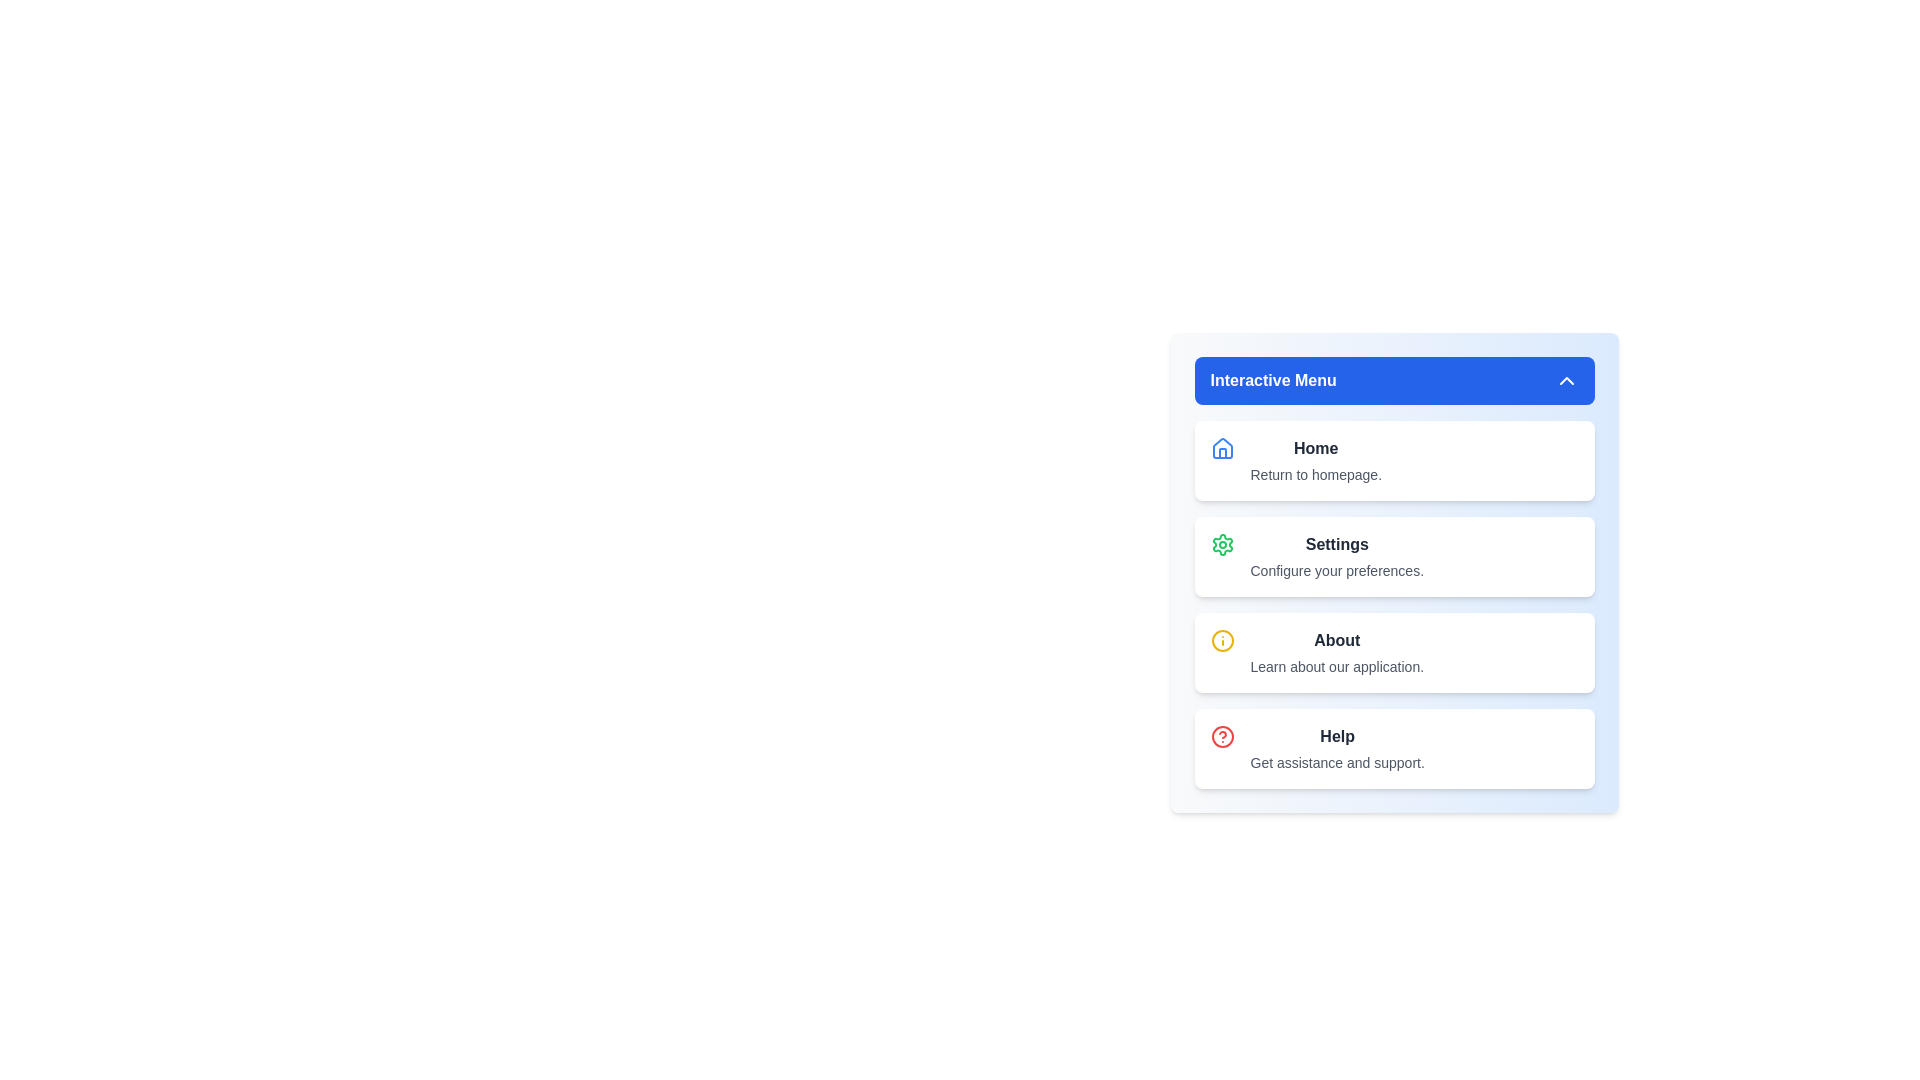  What do you see at coordinates (1337, 652) in the screenshot?
I see `the 'About' text label, which is a prominent part of the Interactive Menu located in the right-center of the interface, positioned between 'Settings' and 'Help'` at bounding box center [1337, 652].